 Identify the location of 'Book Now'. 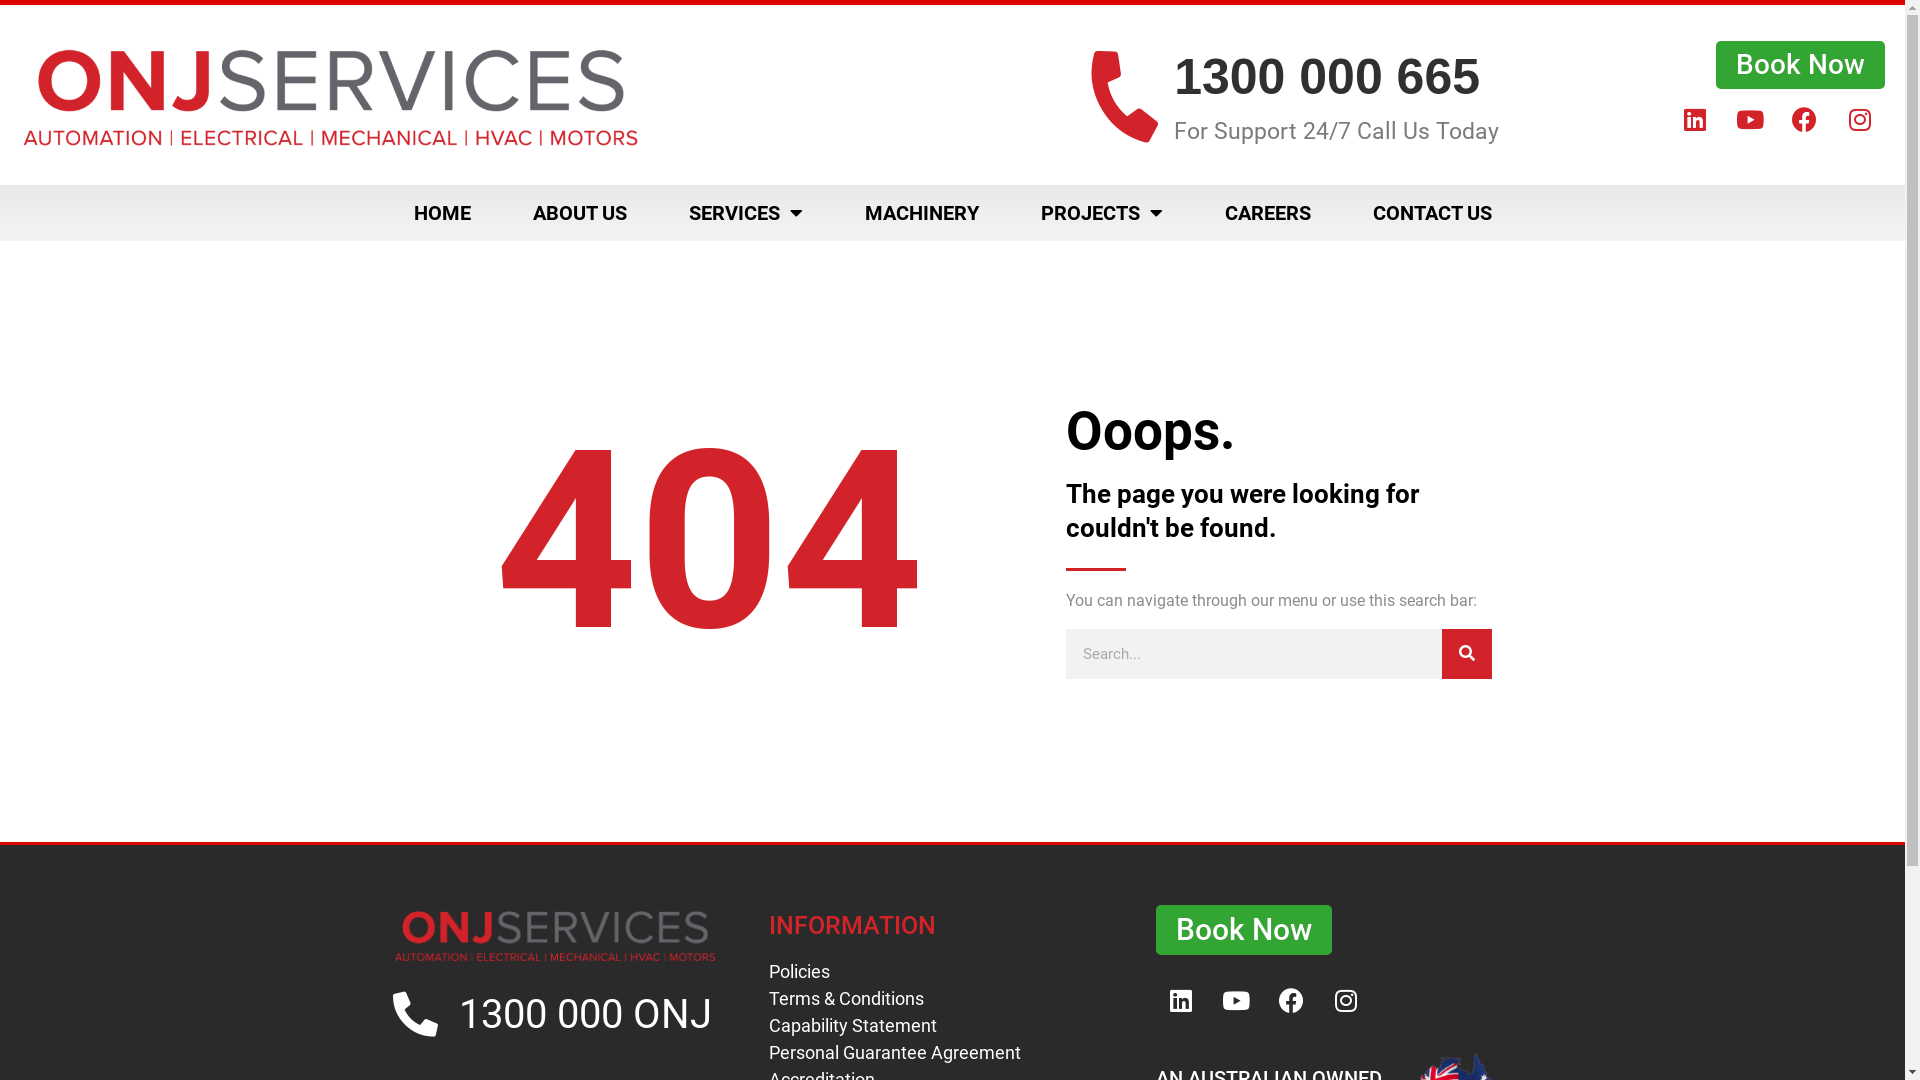
(1242, 929).